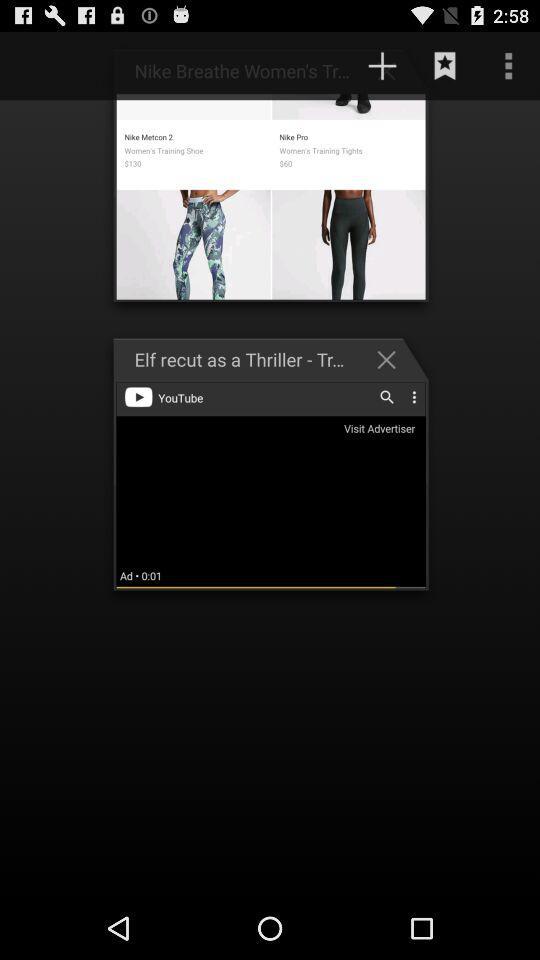 This screenshot has height=960, width=540. Describe the element at coordinates (445, 70) in the screenshot. I see `the bookmark icon` at that location.